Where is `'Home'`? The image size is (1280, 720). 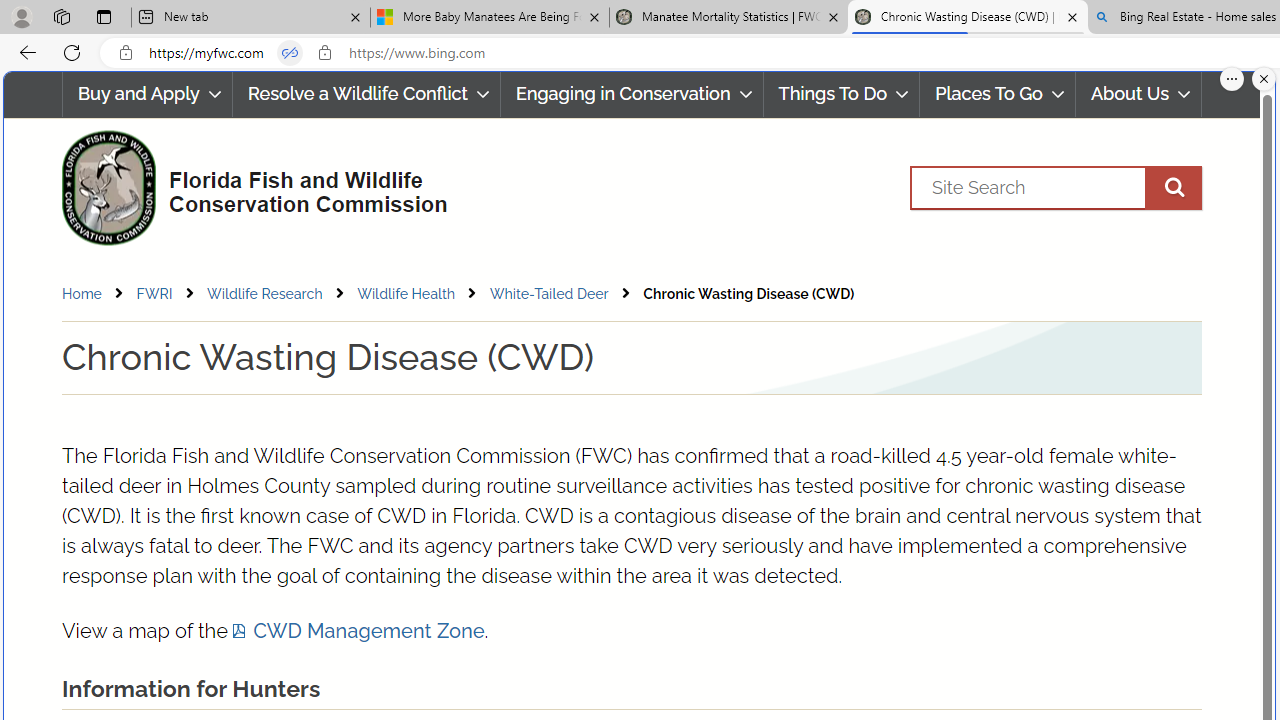
'Home' is located at coordinates (96, 293).